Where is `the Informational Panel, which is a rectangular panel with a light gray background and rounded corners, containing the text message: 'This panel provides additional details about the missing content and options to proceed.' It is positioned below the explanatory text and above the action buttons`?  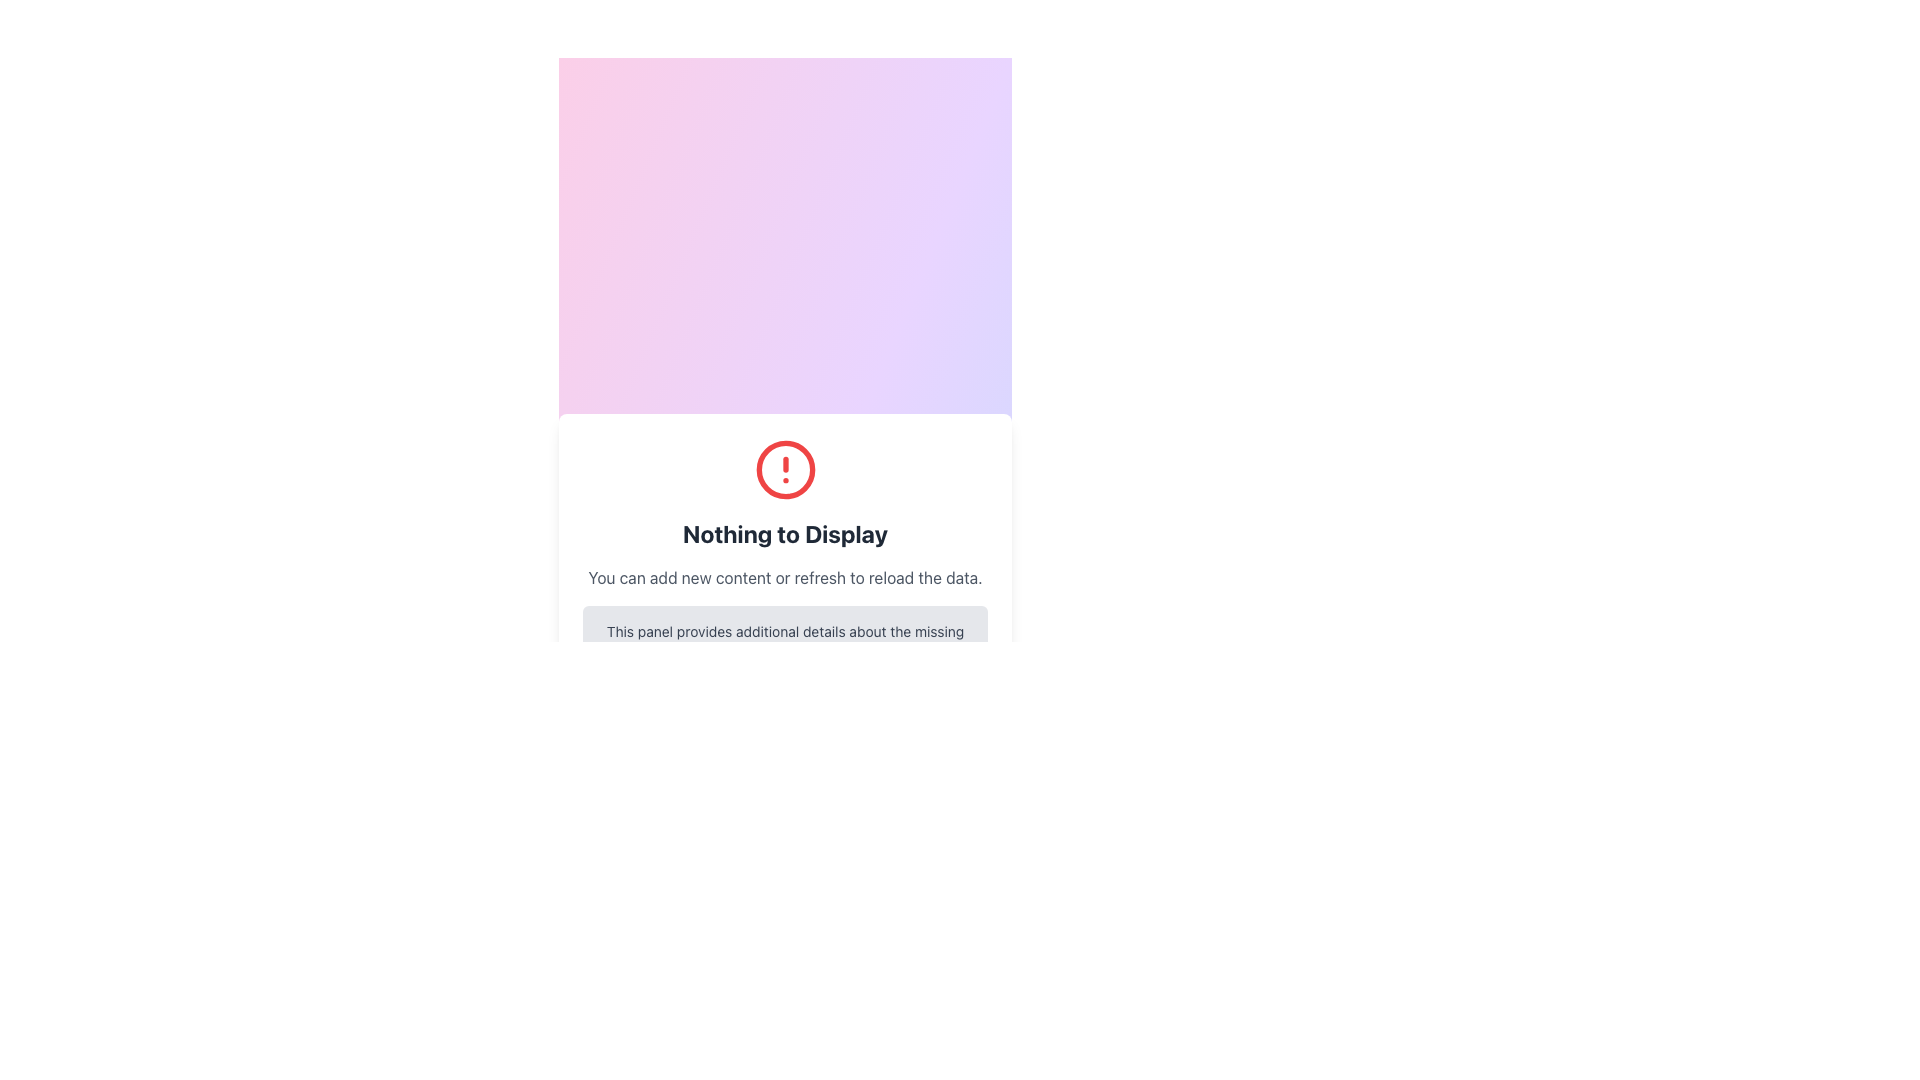 the Informational Panel, which is a rectangular panel with a light gray background and rounded corners, containing the text message: 'This panel provides additional details about the missing content and options to proceed.' It is positioned below the explanatory text and above the action buttons is located at coordinates (784, 641).